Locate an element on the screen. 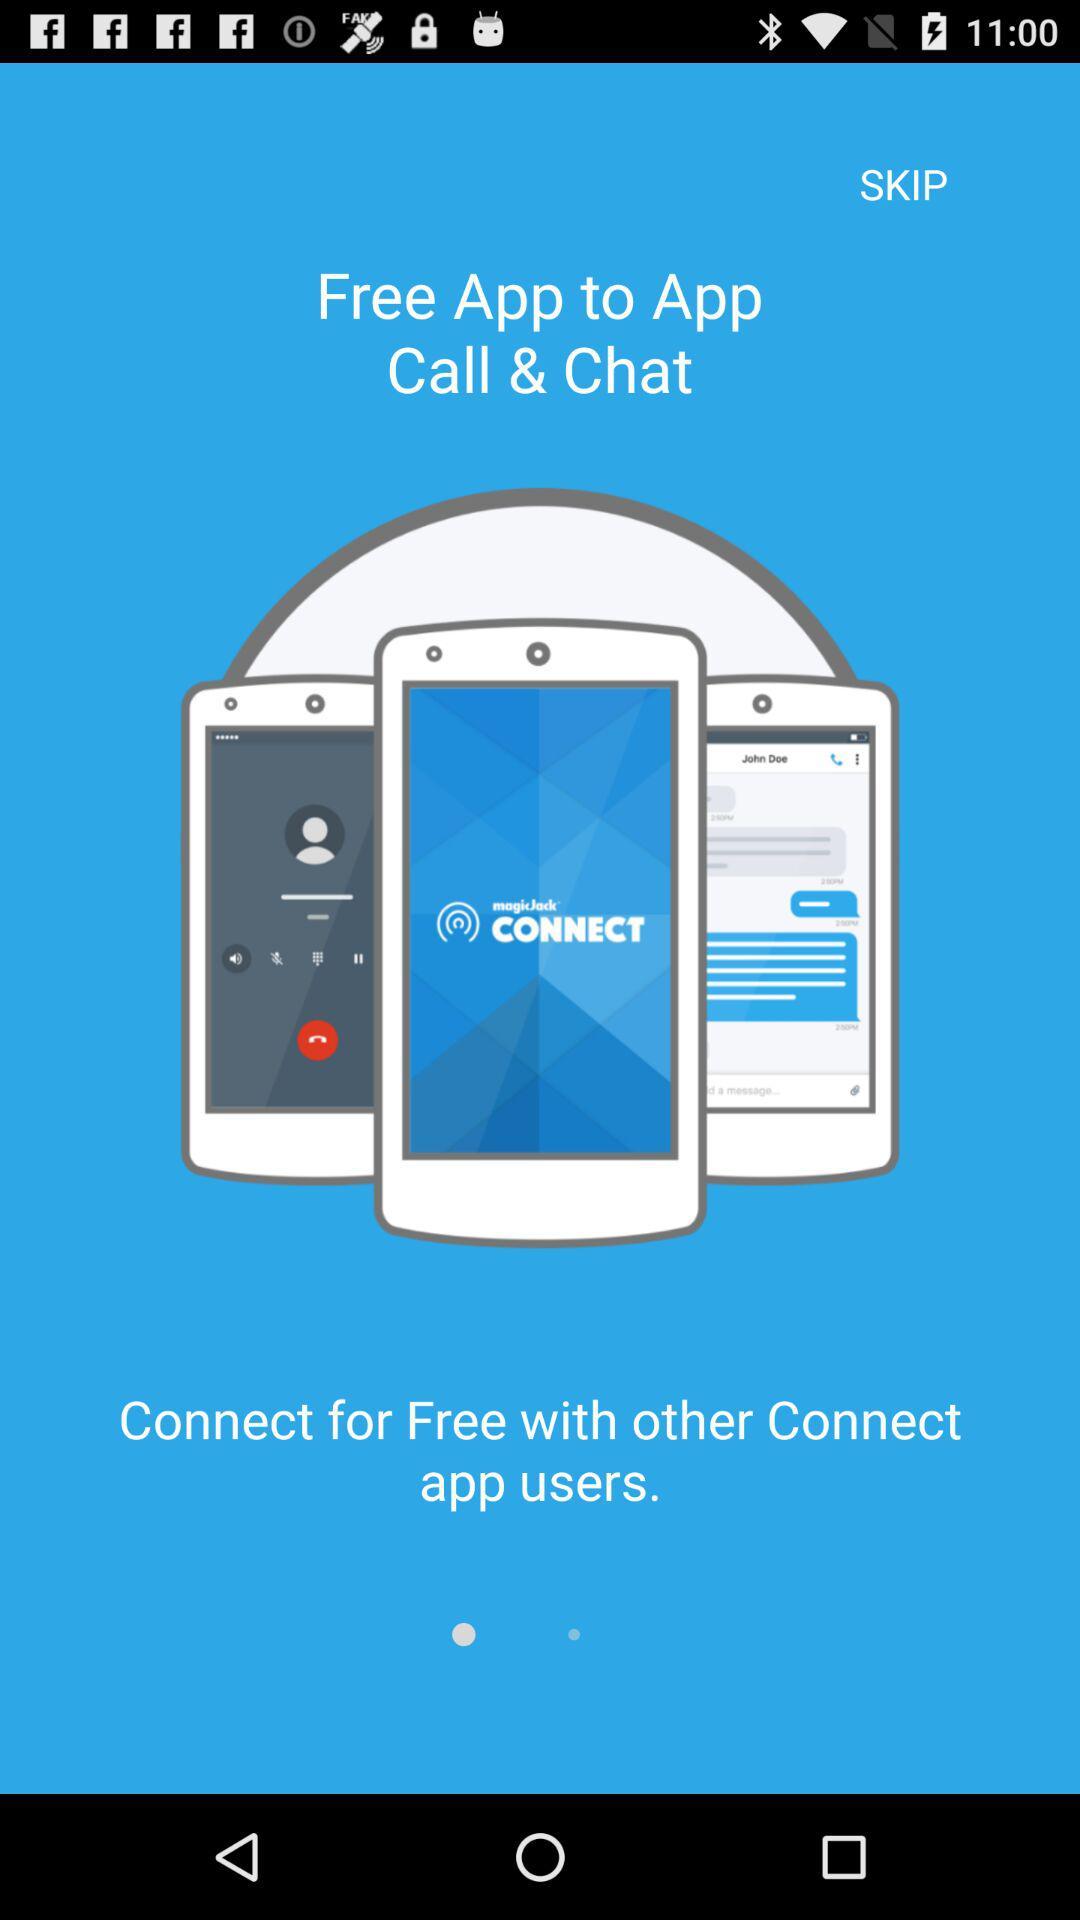 The width and height of the screenshot is (1080, 1920). go next is located at coordinates (574, 1634).